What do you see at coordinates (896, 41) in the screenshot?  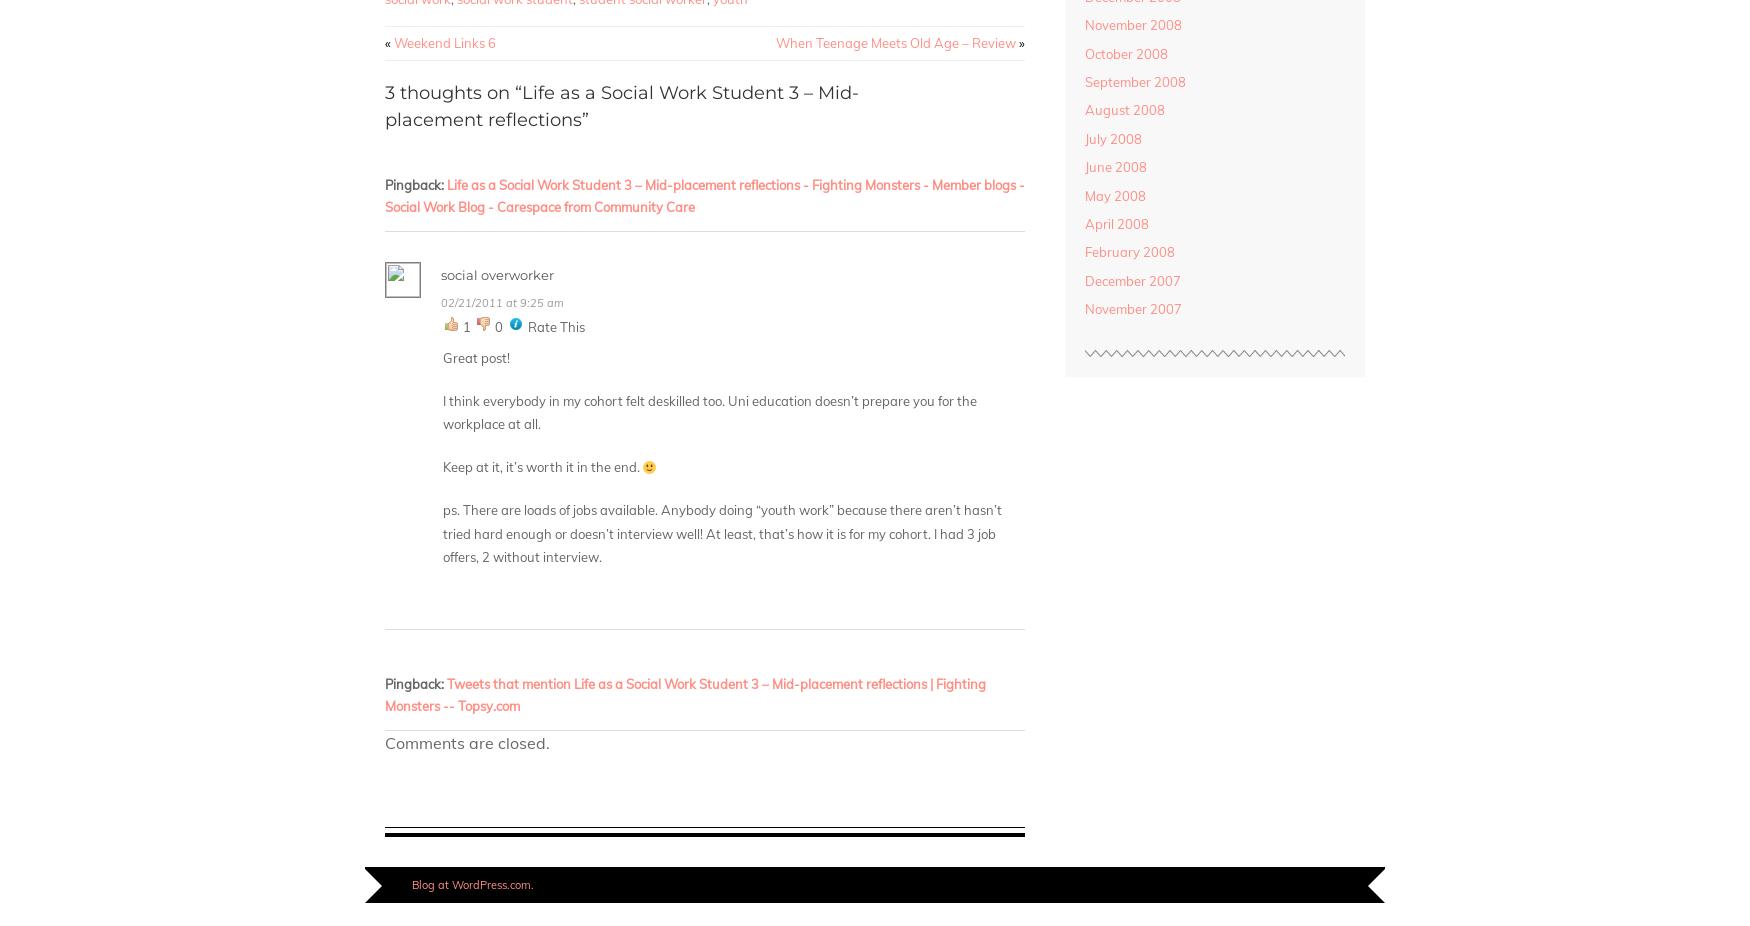 I see `'When Teenage Meets Old Age – Review'` at bounding box center [896, 41].